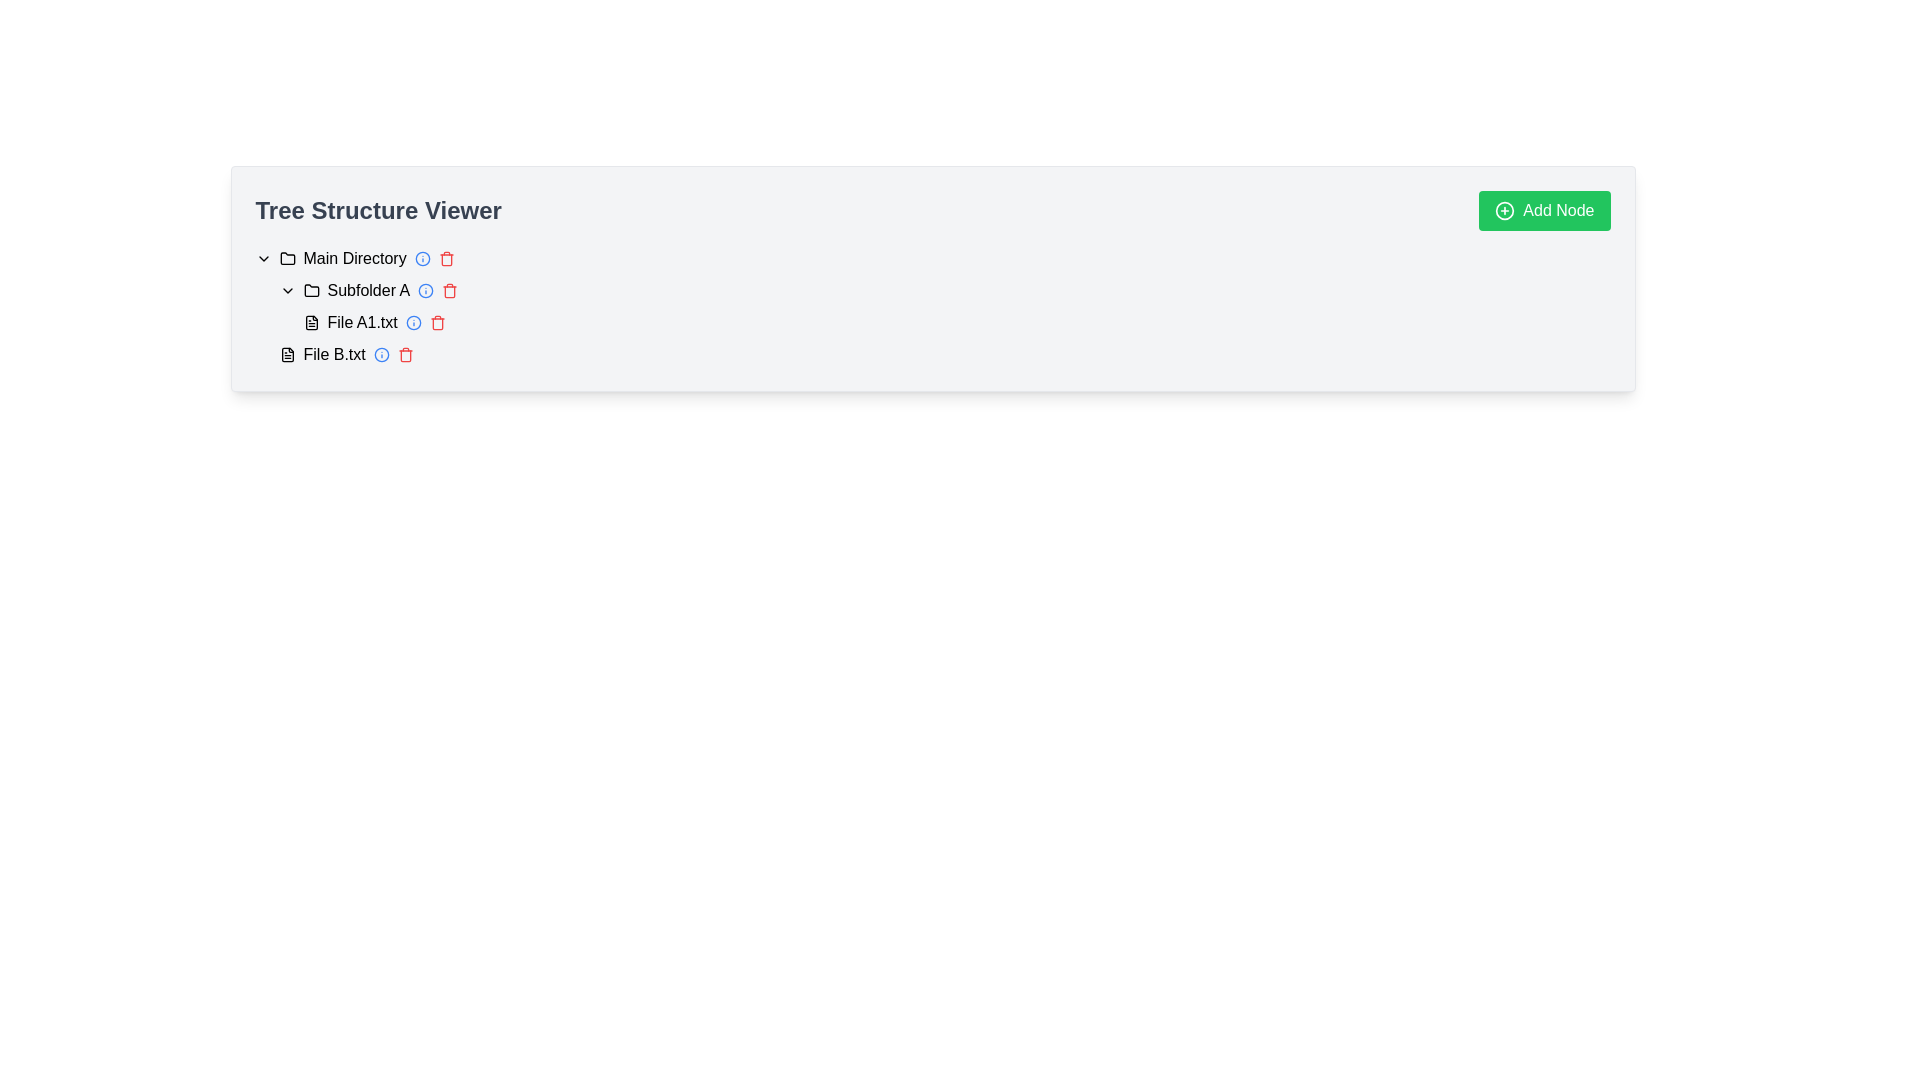 This screenshot has width=1920, height=1080. Describe the element at coordinates (355, 257) in the screenshot. I see `title label of the main directory in the hierarchical tree structure viewer, located near the upper-left corner of the interface` at that location.